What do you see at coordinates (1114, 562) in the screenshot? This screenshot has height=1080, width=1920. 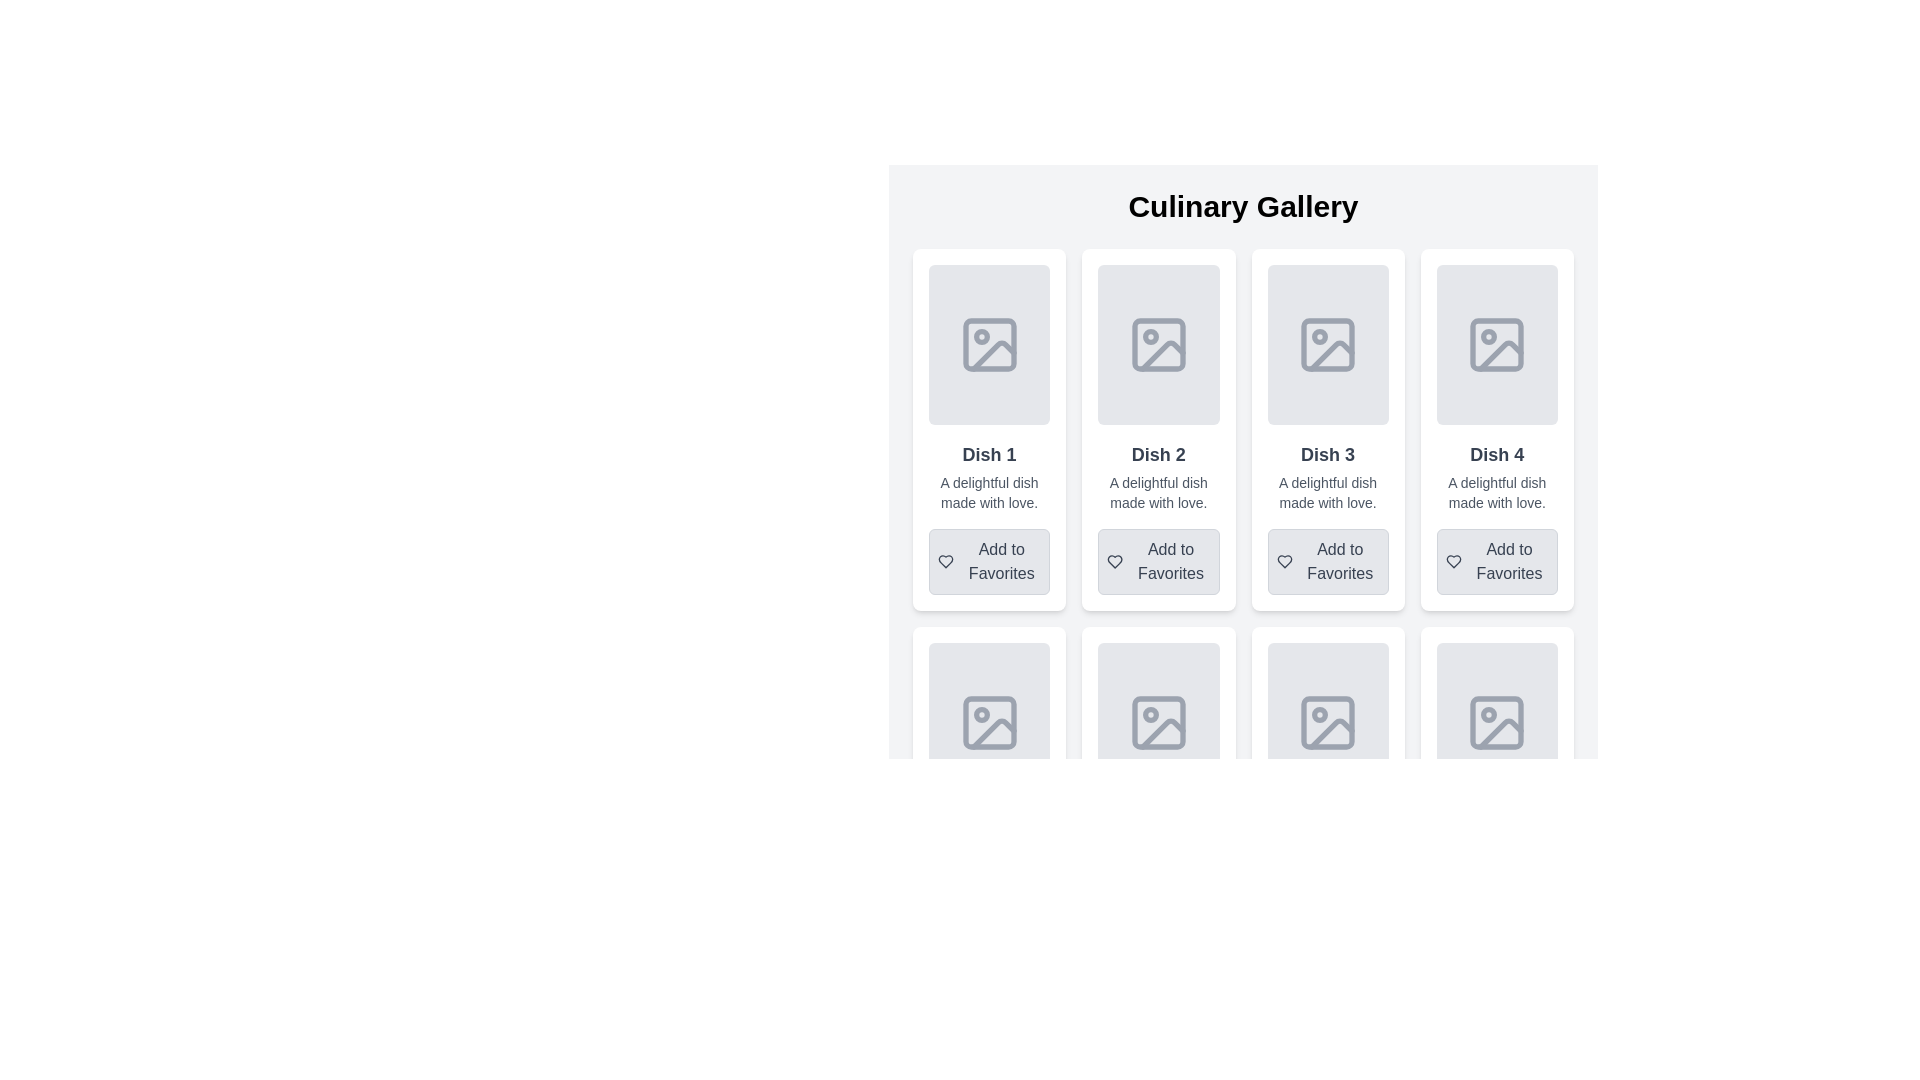 I see `the heart-shaped icon with a hollow interior and thin outline, located to the left of the 'Add to Favorites' text` at bounding box center [1114, 562].